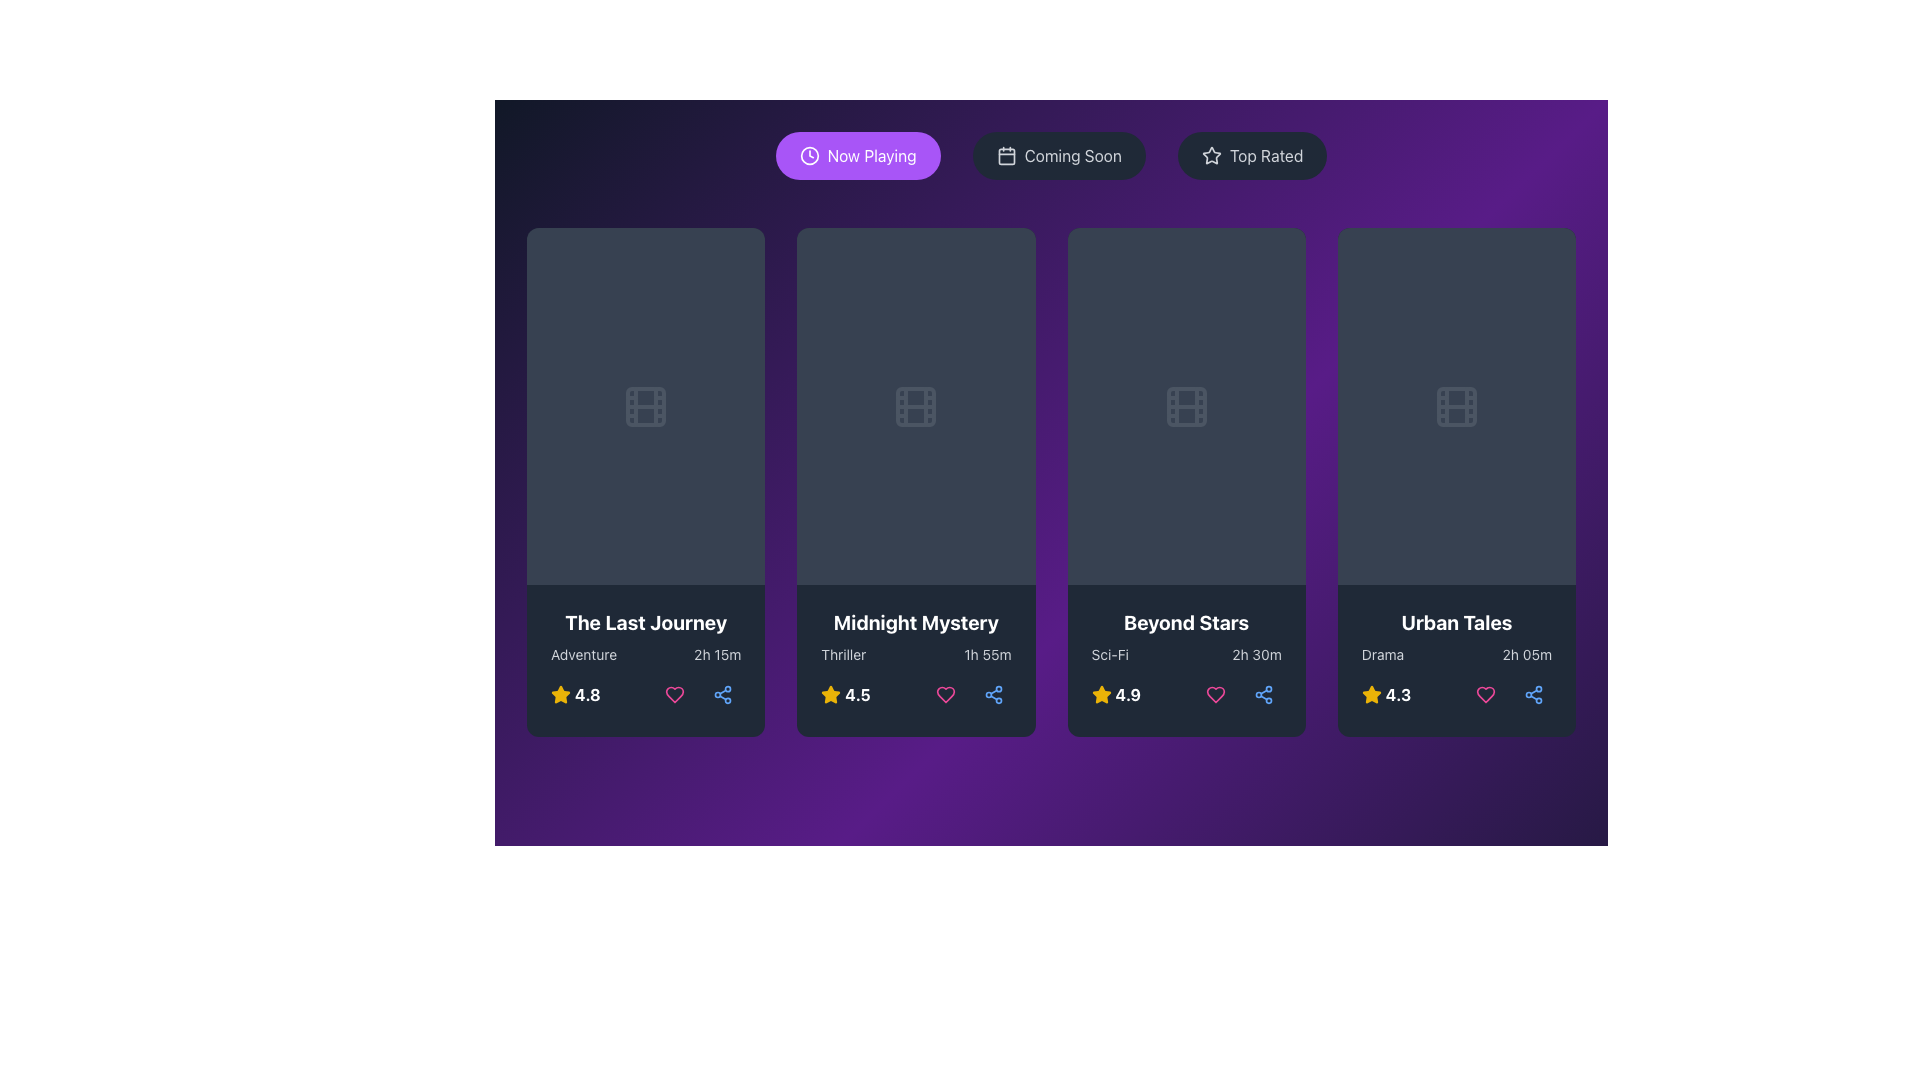 This screenshot has width=1920, height=1080. What do you see at coordinates (809, 154) in the screenshot?
I see `the circular decorative element of the 'Now Playing' button, located at the top left of the interface` at bounding box center [809, 154].